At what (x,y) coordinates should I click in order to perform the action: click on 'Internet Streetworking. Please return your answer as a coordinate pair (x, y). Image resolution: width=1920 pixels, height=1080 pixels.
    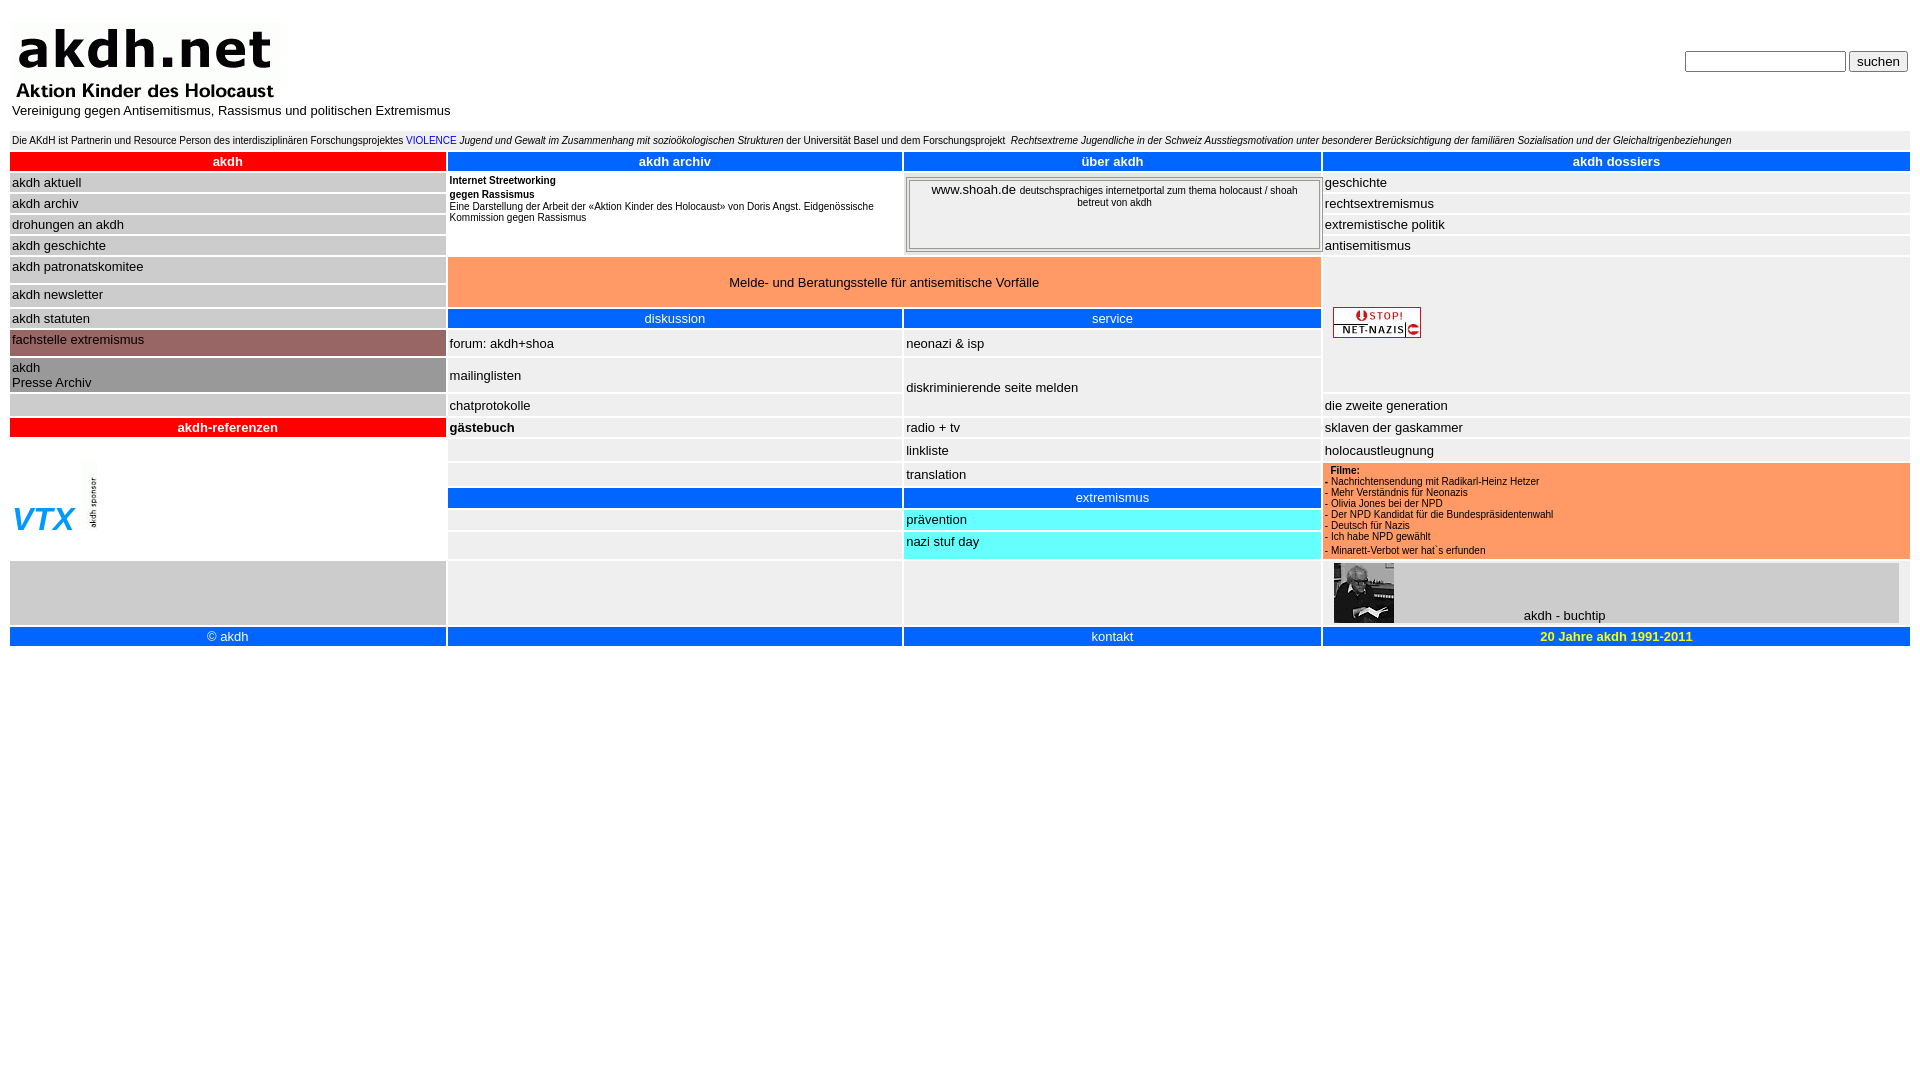
    Looking at the image, I should click on (503, 187).